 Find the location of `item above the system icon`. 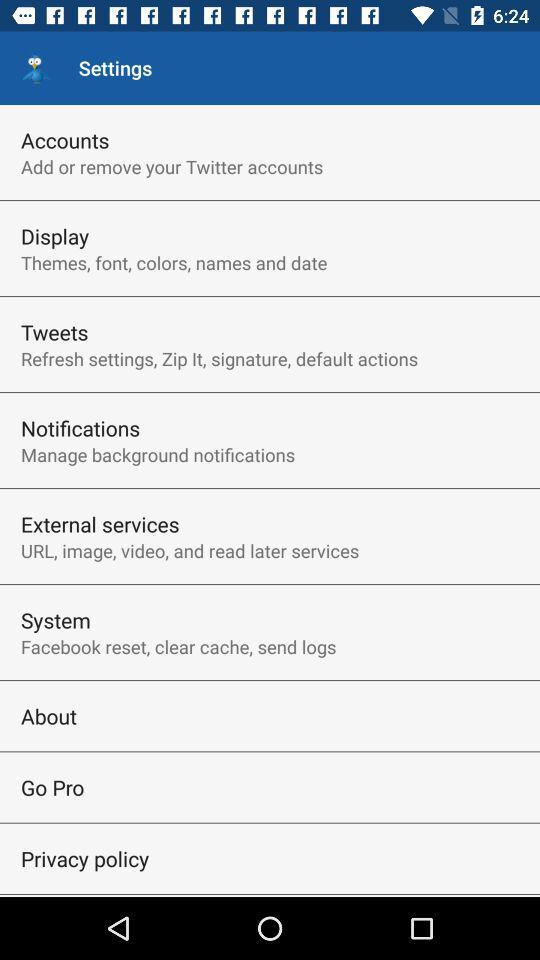

item above the system icon is located at coordinates (190, 550).